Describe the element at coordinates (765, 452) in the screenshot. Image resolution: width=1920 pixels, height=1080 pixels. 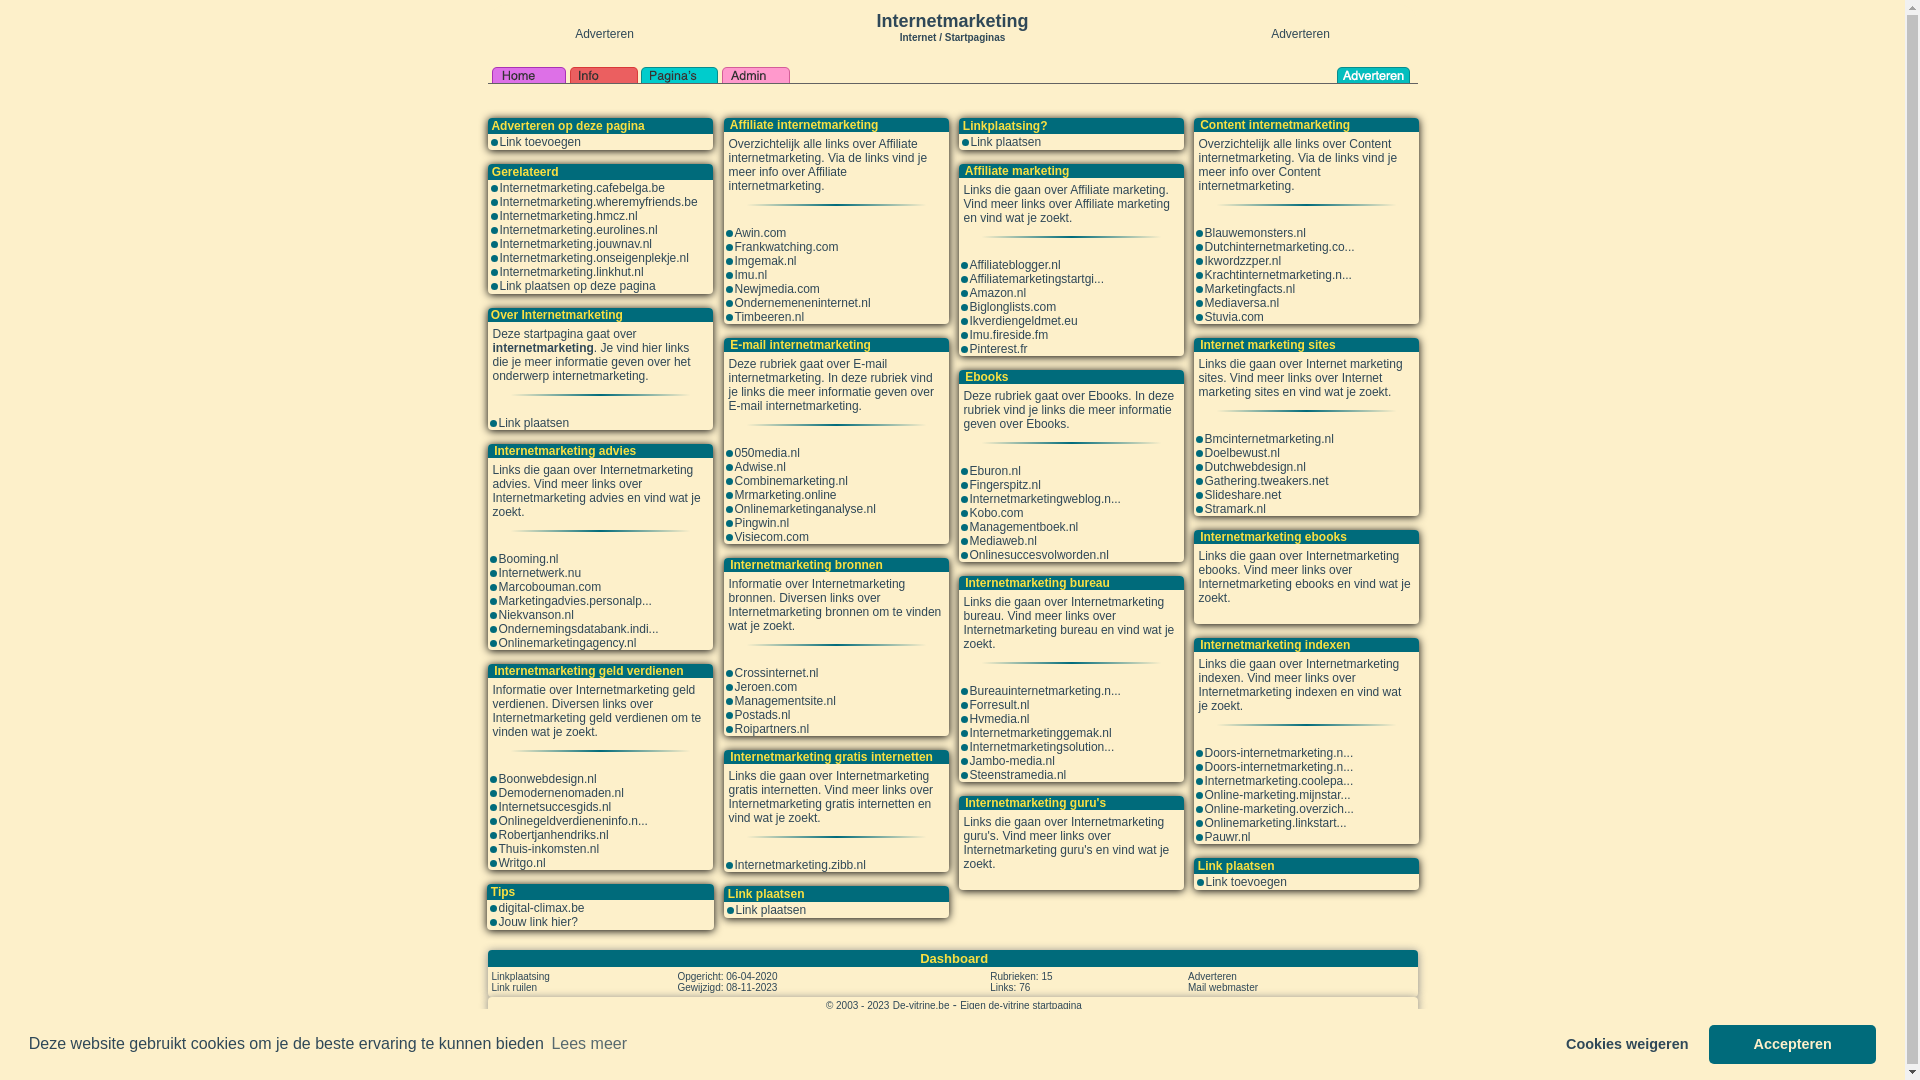
I see `'050media.nl'` at that location.